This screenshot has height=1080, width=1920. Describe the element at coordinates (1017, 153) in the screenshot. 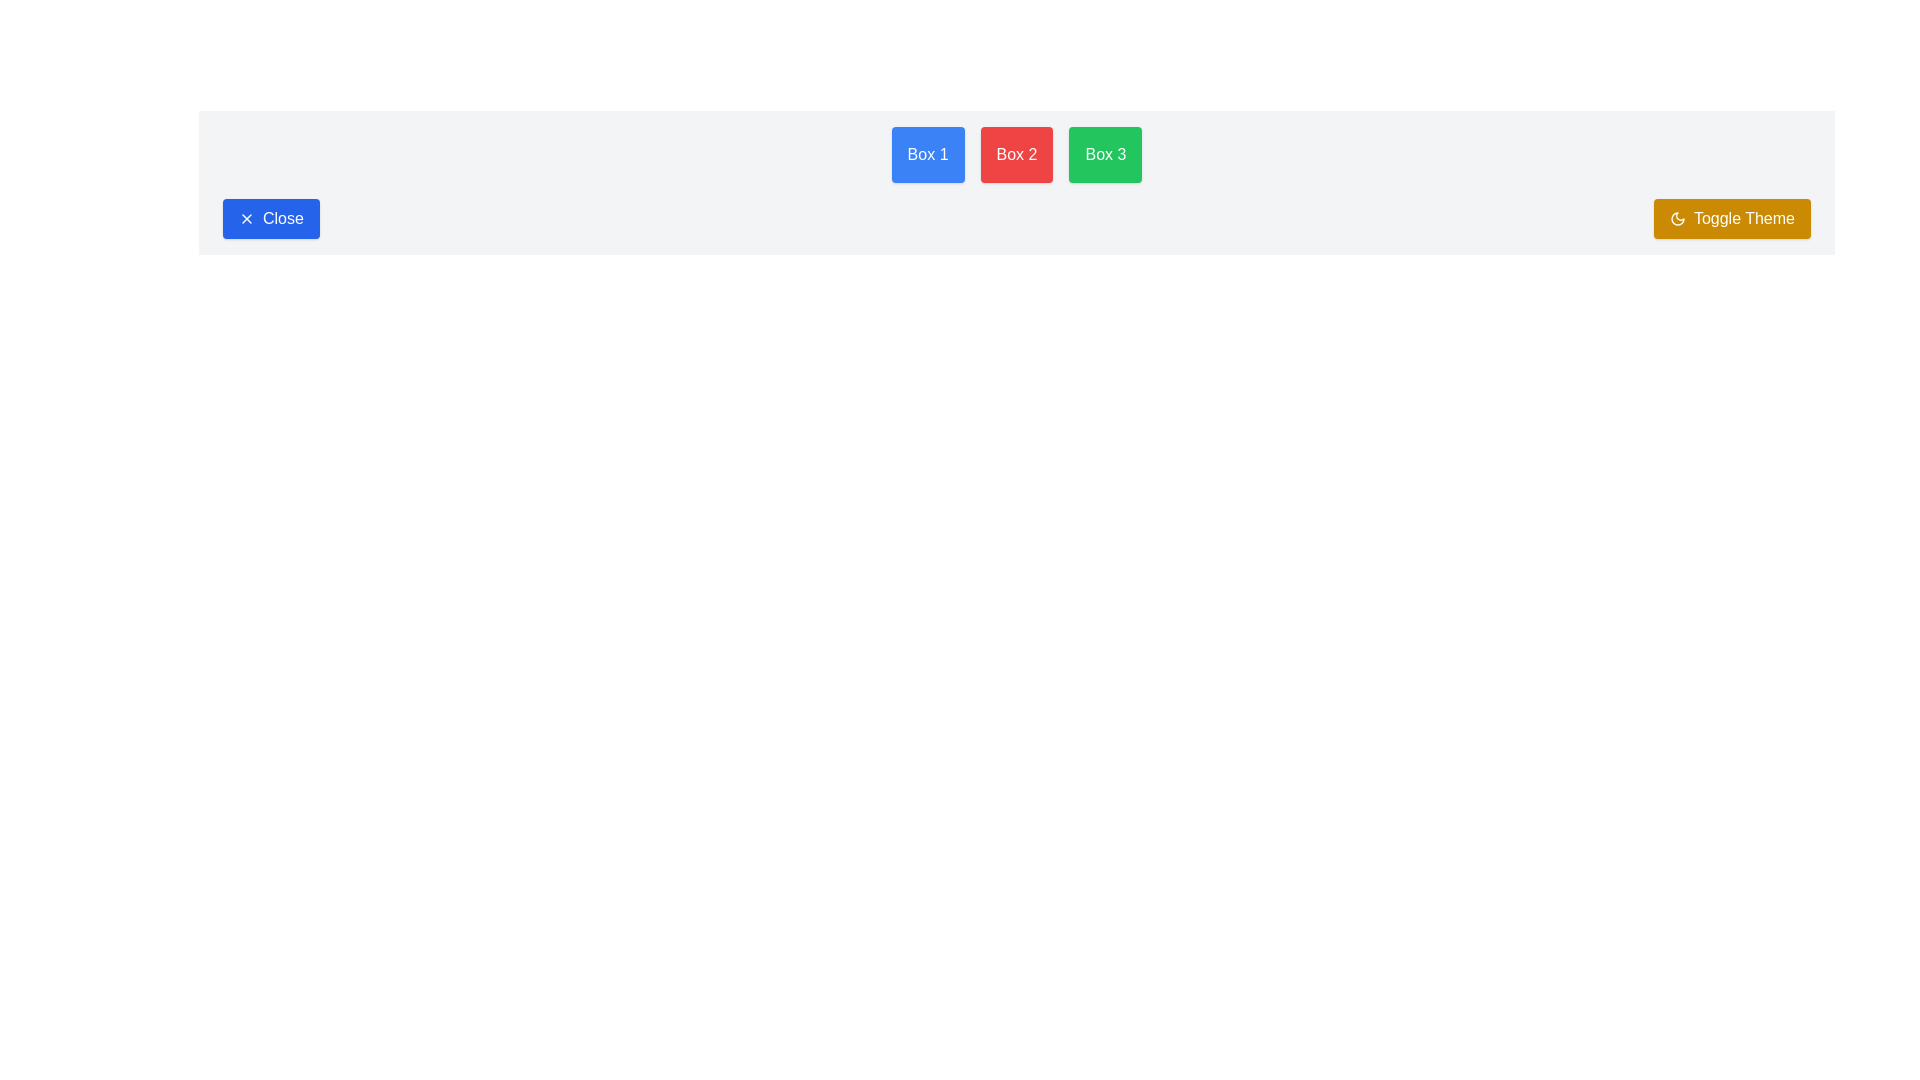

I see `the static visual element styled as a button, which signifies 'Box 2' and is positioned between the blue button 'Box 1' and the green button 'Box 3'` at that location.